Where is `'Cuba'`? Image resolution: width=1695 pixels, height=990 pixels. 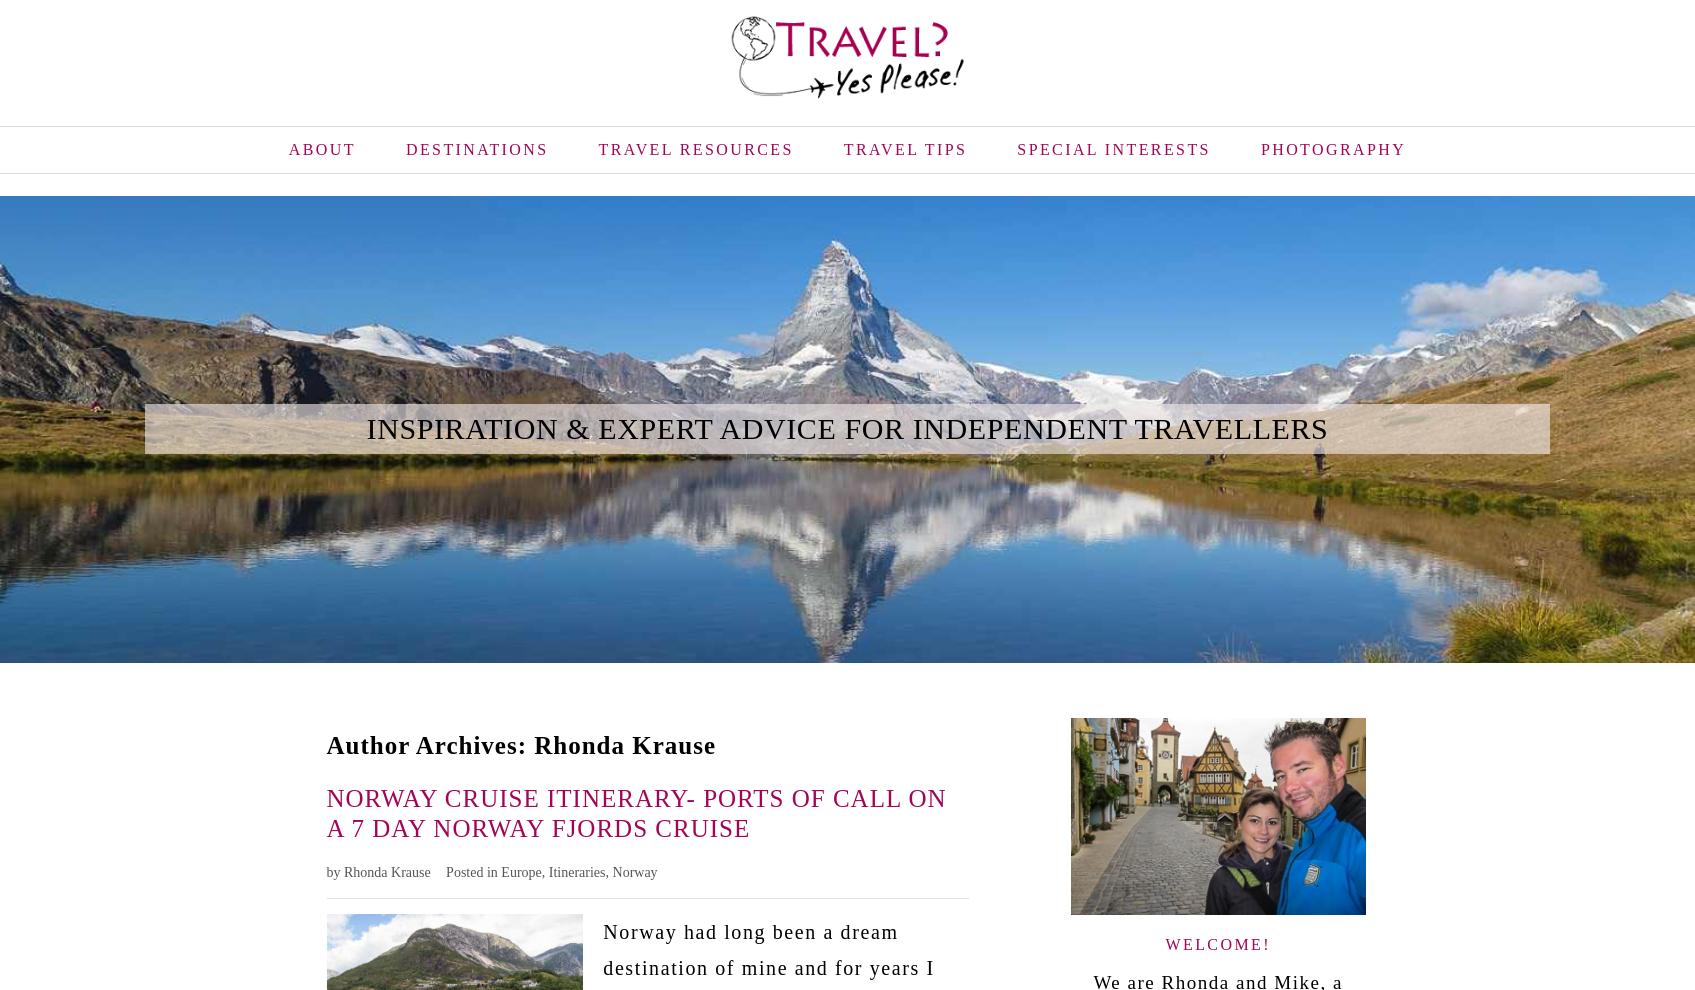 'Cuba' is located at coordinates (633, 235).